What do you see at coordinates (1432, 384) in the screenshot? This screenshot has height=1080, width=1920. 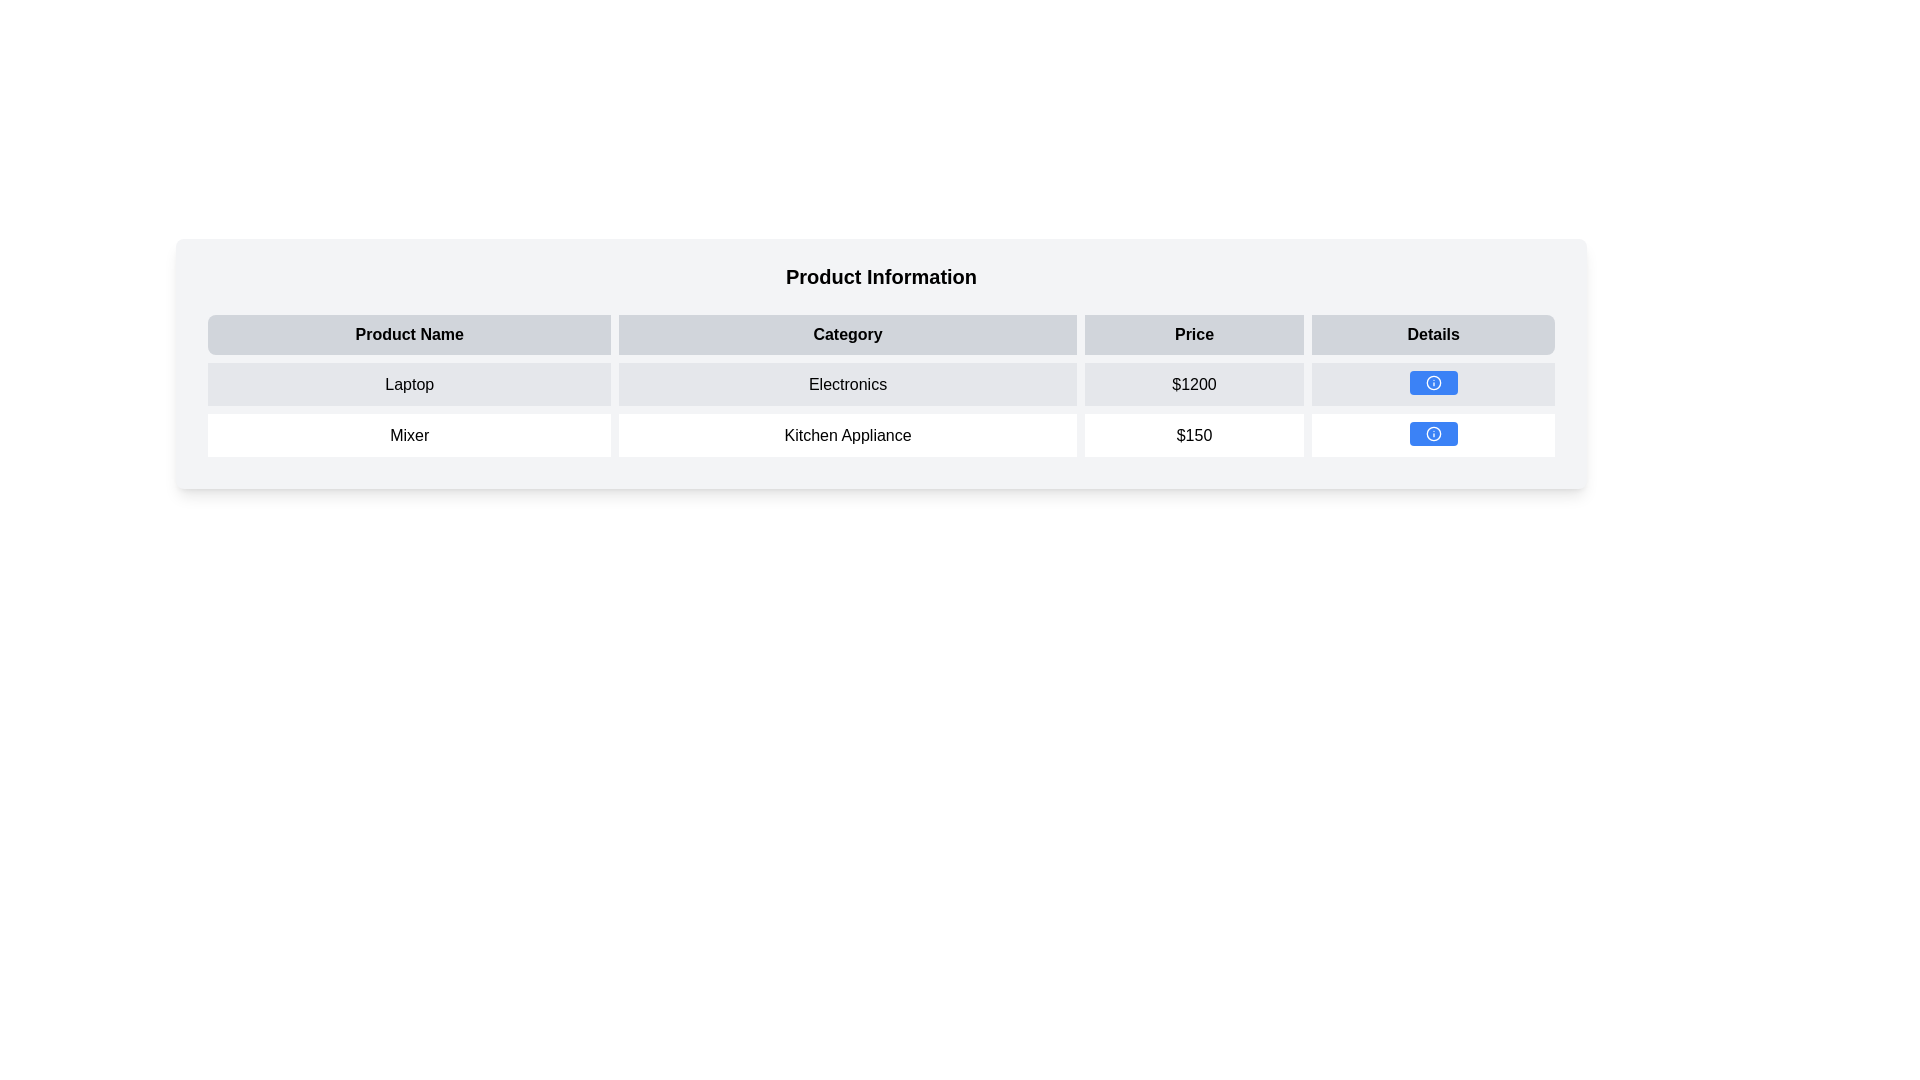 I see `the 'Details' button related to the 'Laptop' product by` at bounding box center [1432, 384].